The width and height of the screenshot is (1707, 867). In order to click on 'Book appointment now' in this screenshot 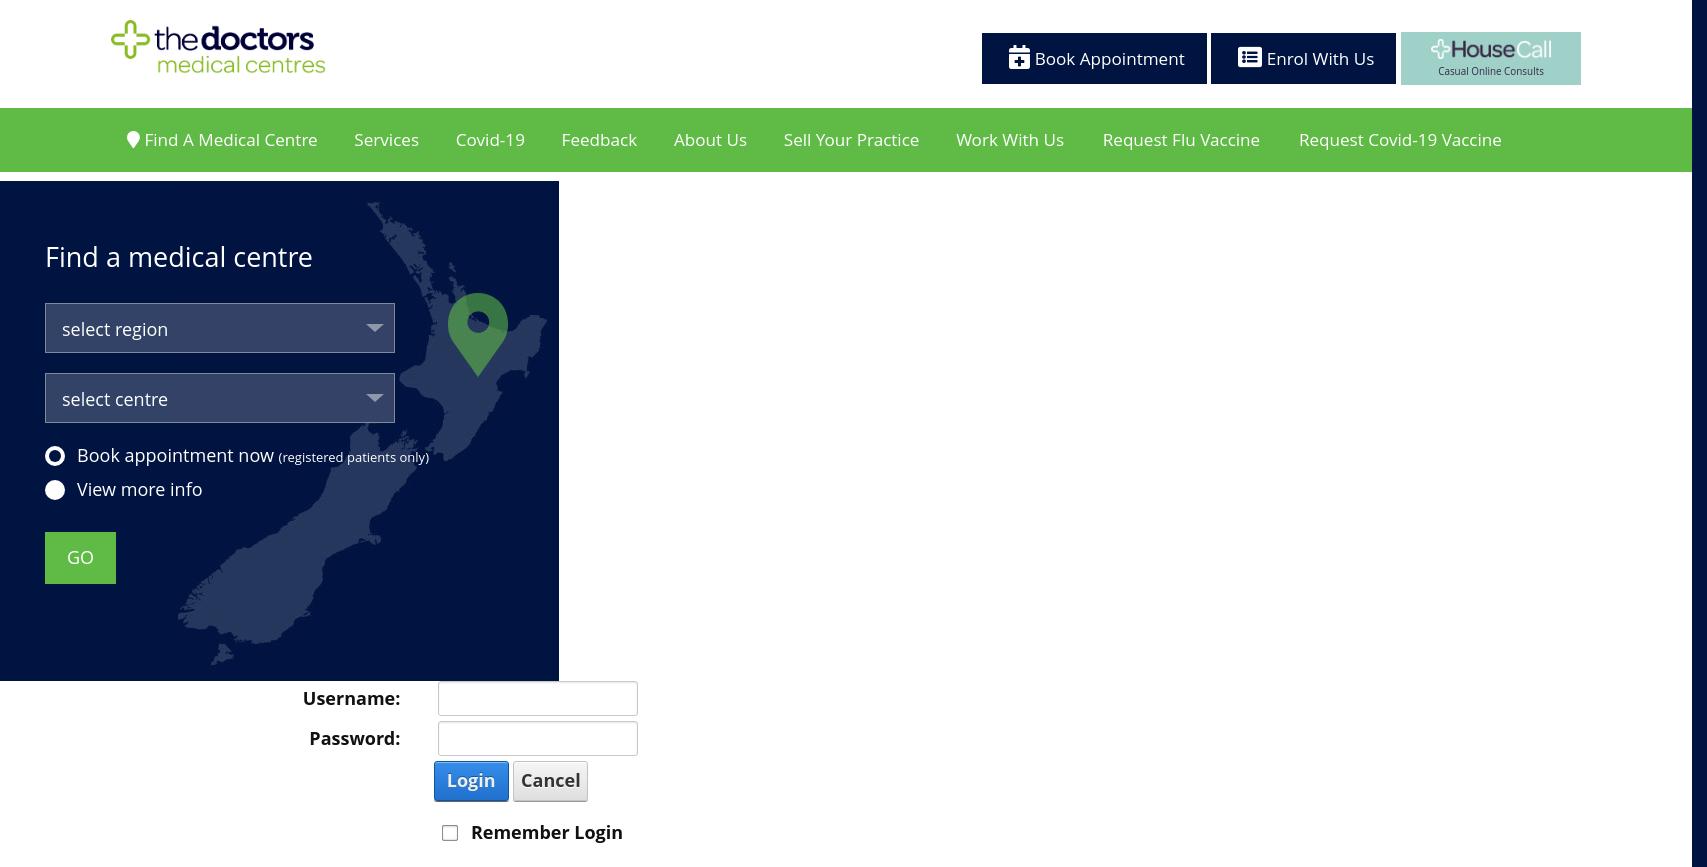, I will do `click(177, 454)`.